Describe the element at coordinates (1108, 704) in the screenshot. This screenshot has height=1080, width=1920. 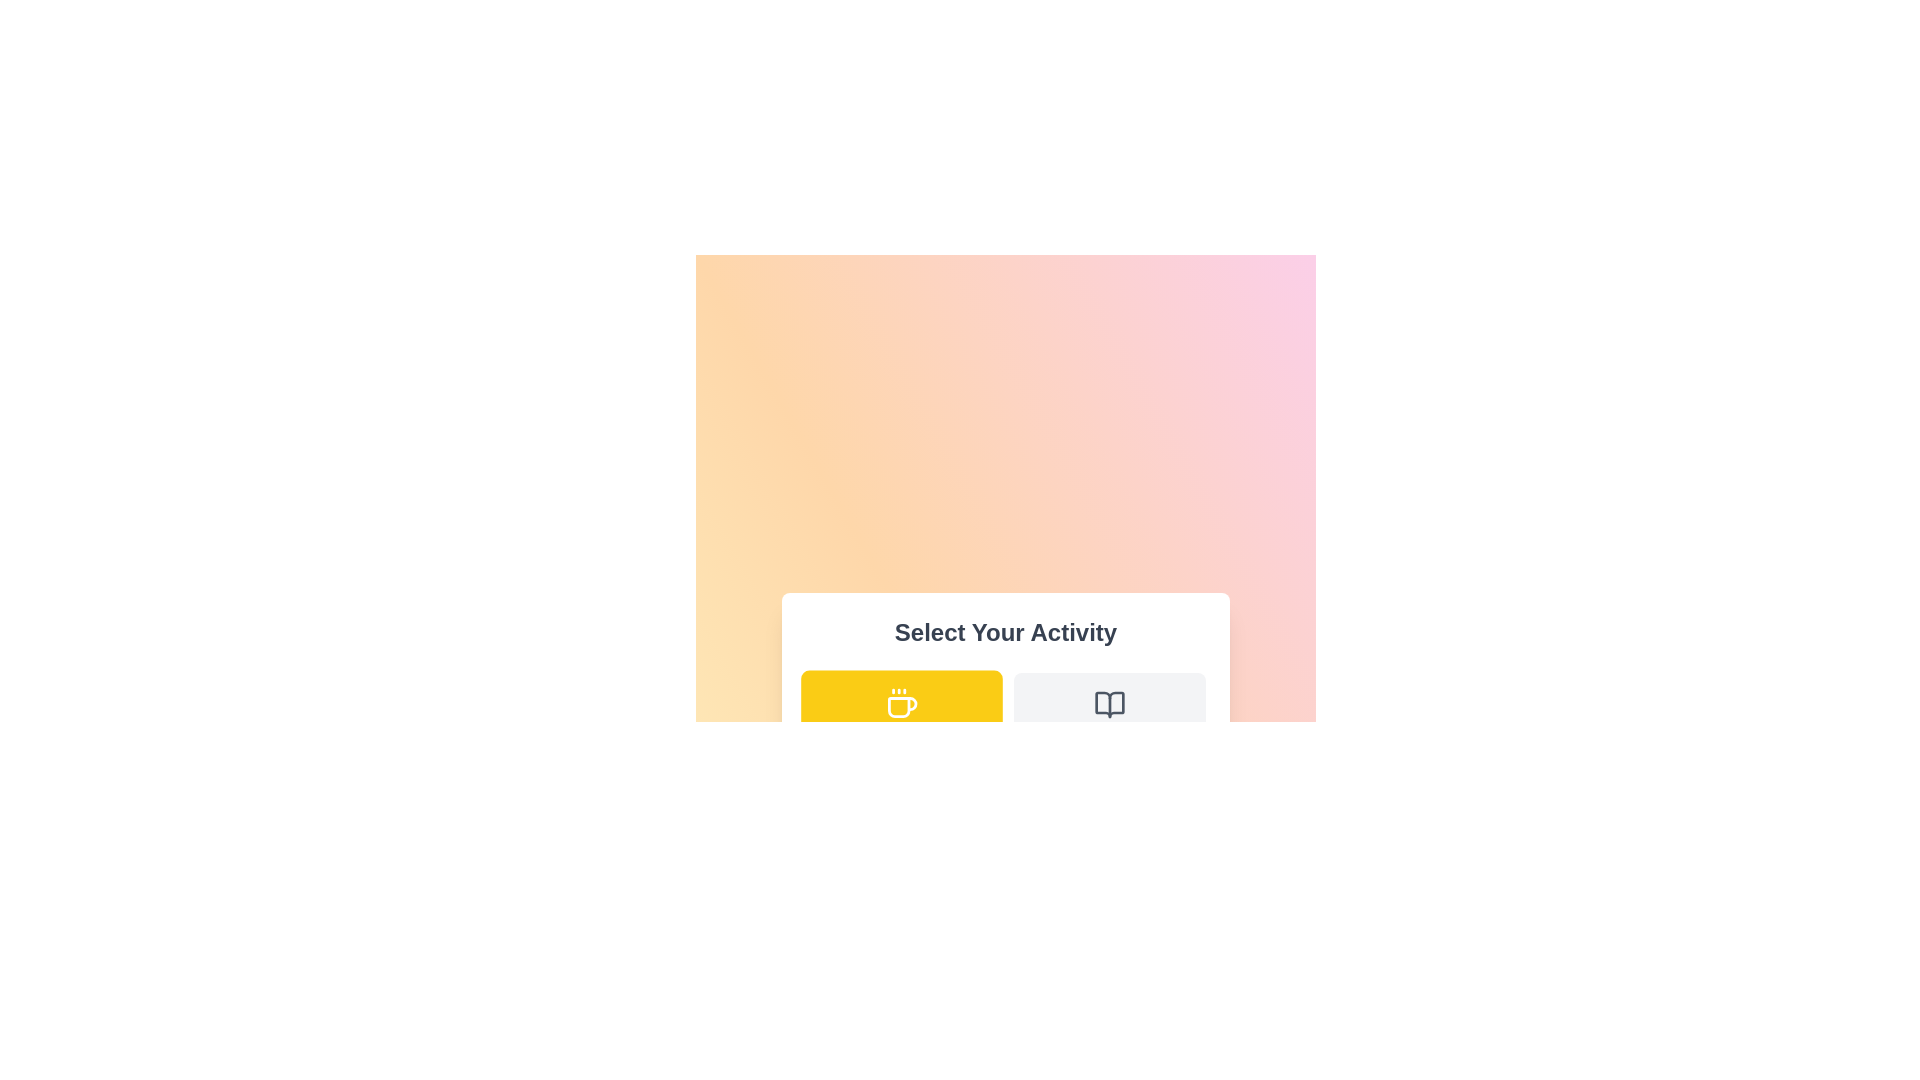
I see `the Icon button located beneath the header 'Select Your Activity'` at that location.